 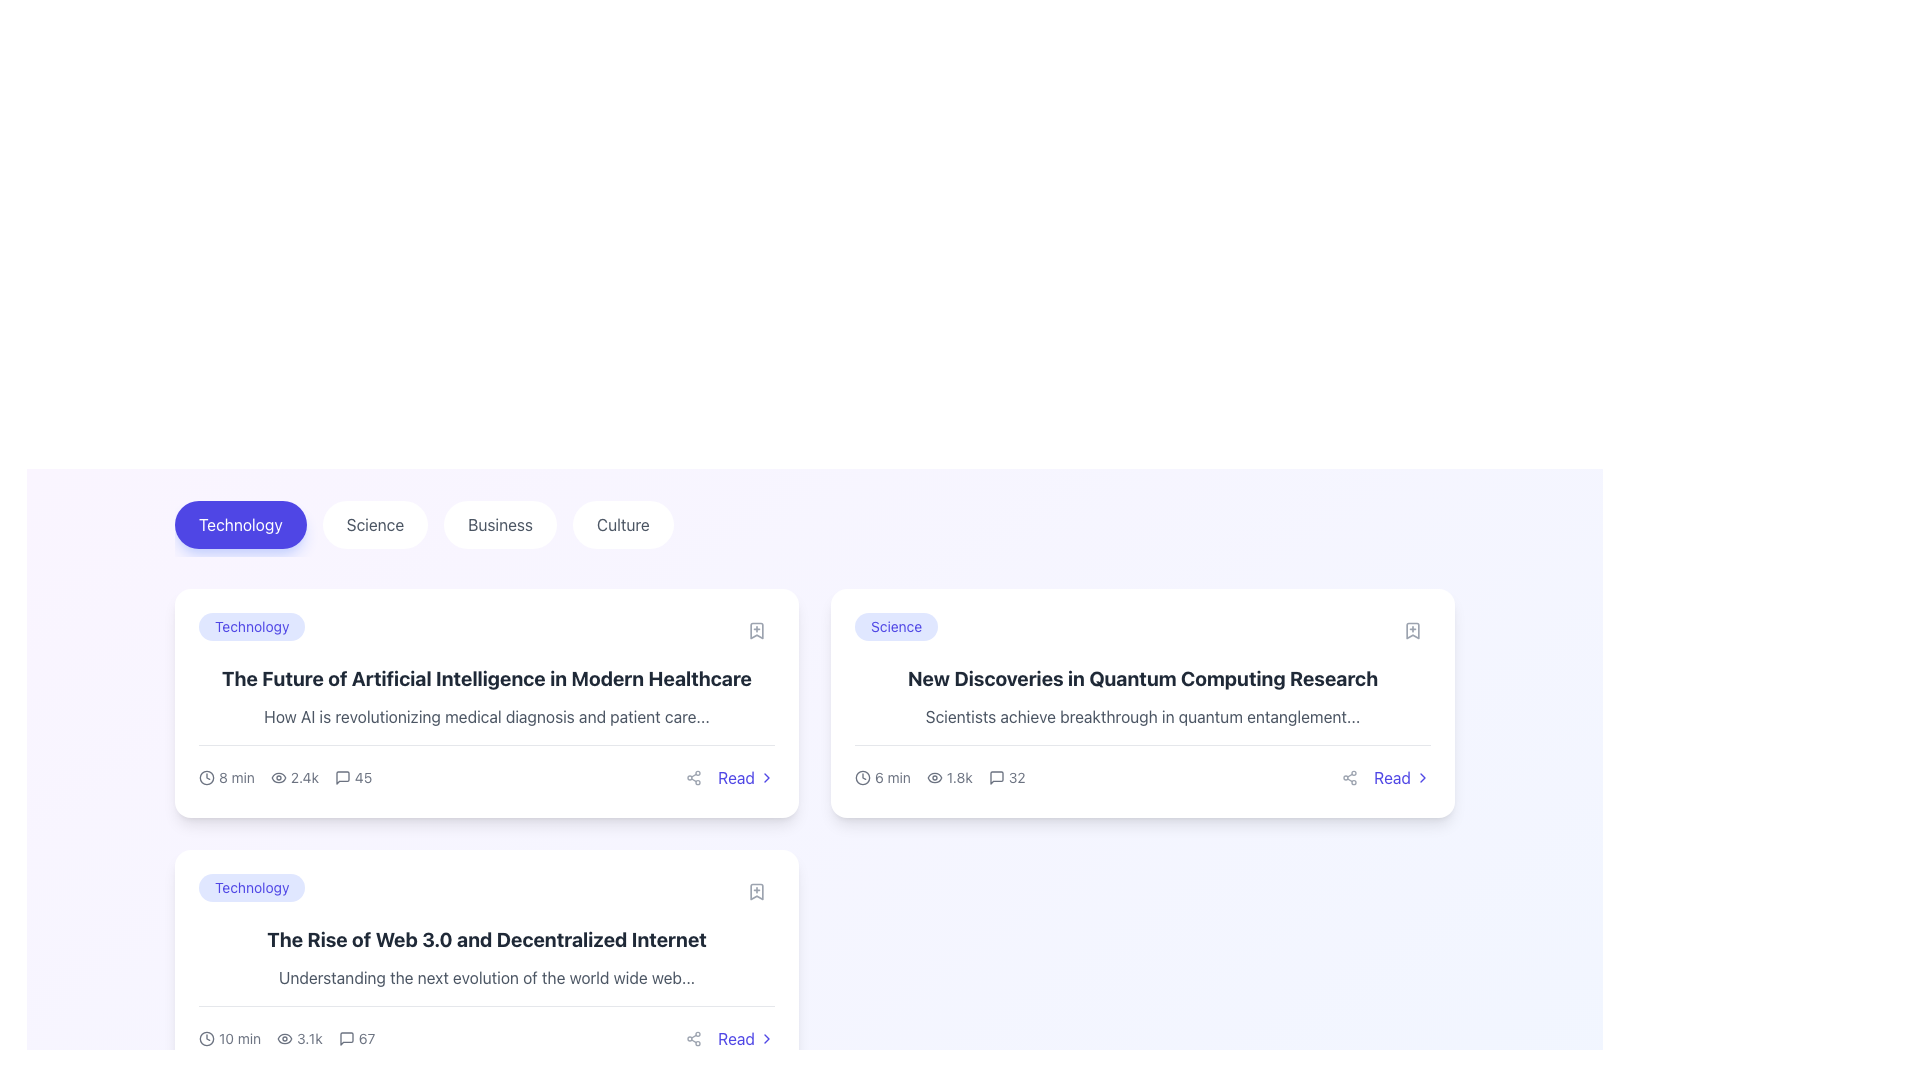 What do you see at coordinates (1411, 631) in the screenshot?
I see `the bookmark button located at the top-right corner of the 'Science' card to bookmark or unbookmark the associated content` at bounding box center [1411, 631].